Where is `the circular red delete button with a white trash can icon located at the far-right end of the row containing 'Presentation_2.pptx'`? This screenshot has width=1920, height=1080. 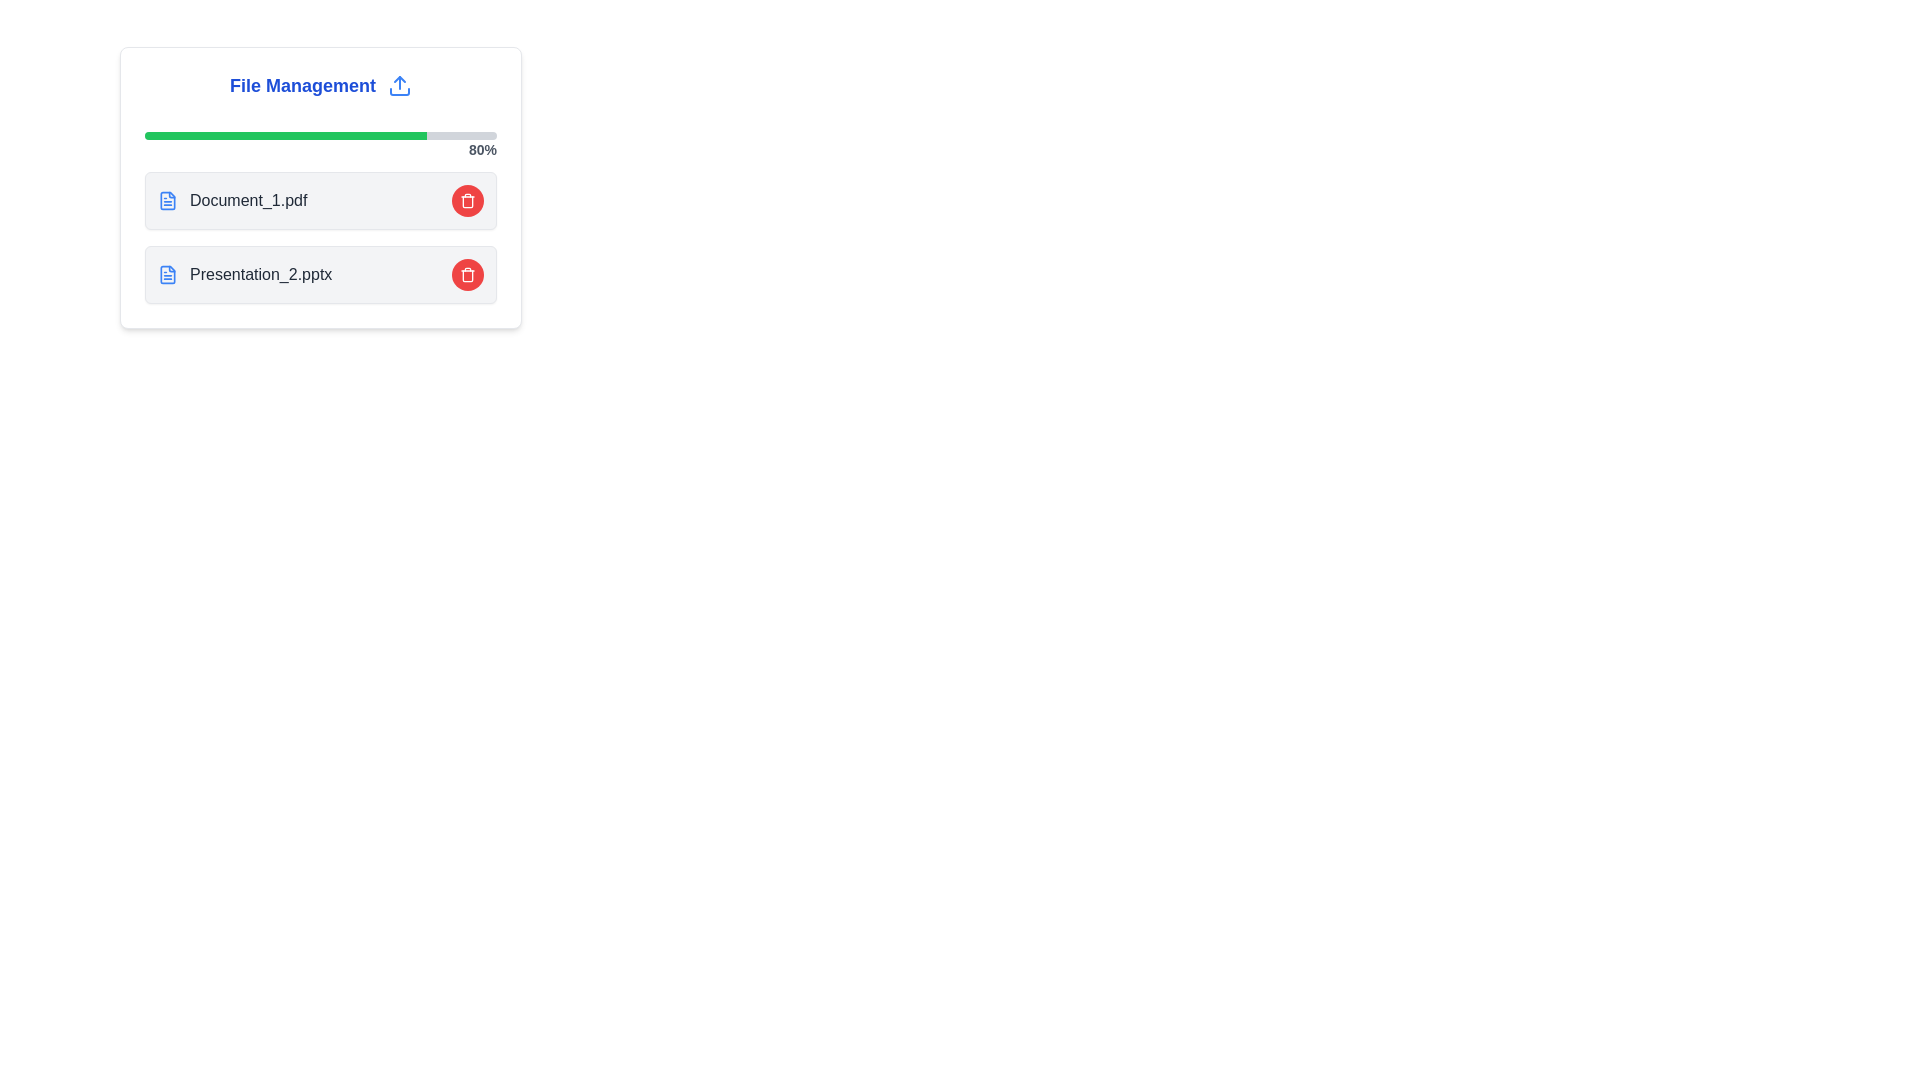
the circular red delete button with a white trash can icon located at the far-right end of the row containing 'Presentation_2.pptx' is located at coordinates (466, 274).